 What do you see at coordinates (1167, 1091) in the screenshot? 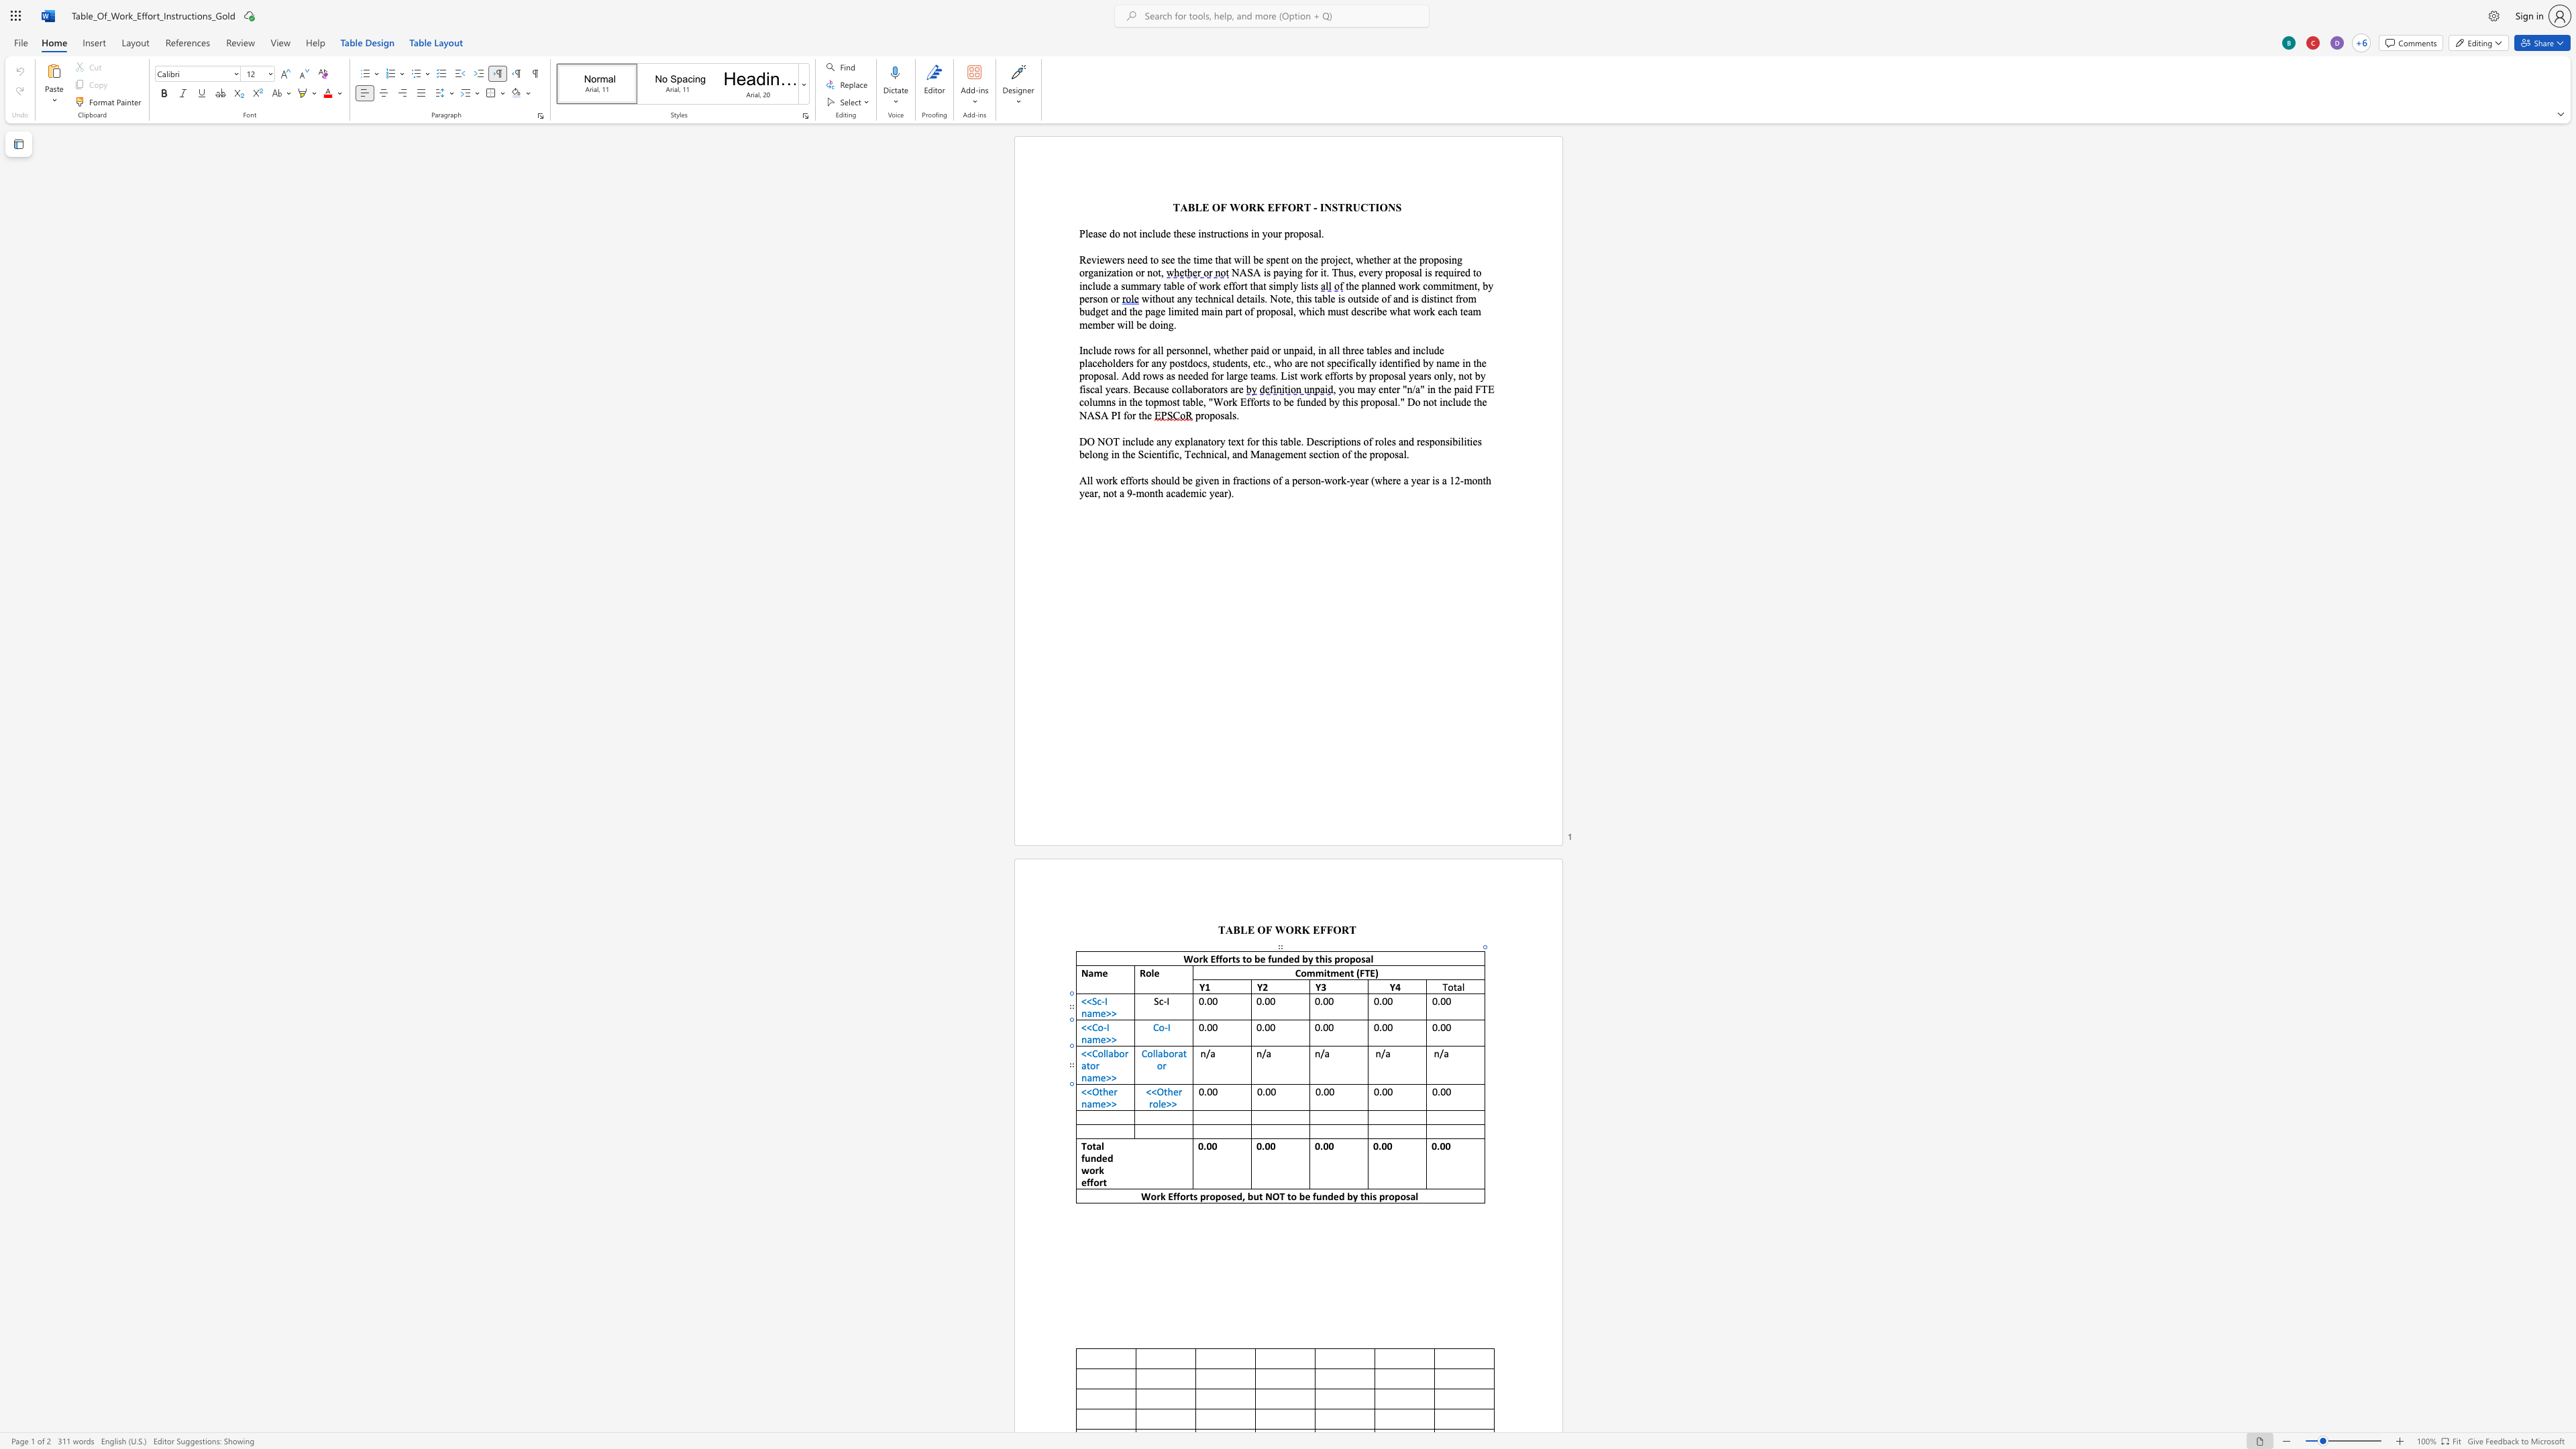
I see `the space between the continuous character "t" and "h" in the text` at bounding box center [1167, 1091].